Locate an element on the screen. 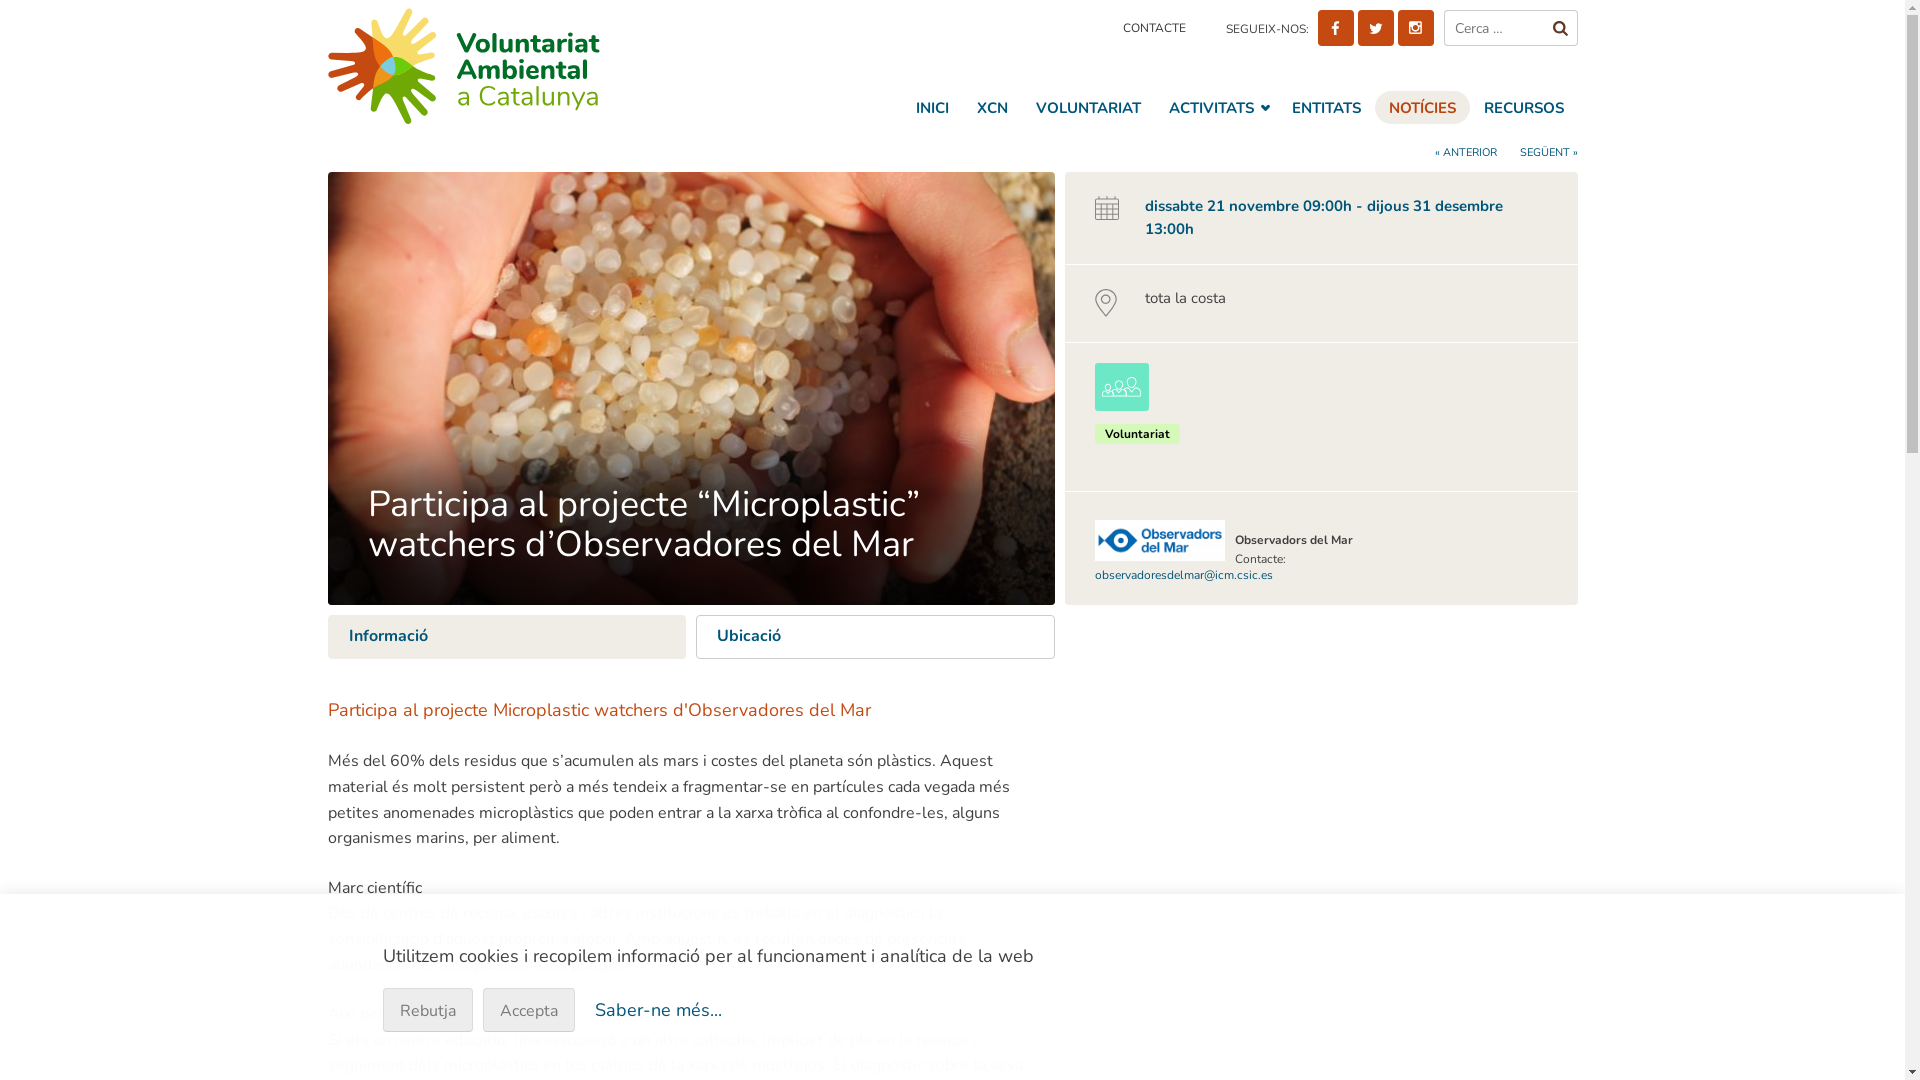 The width and height of the screenshot is (1920, 1080). 'Voluntariat' is located at coordinates (1137, 433).